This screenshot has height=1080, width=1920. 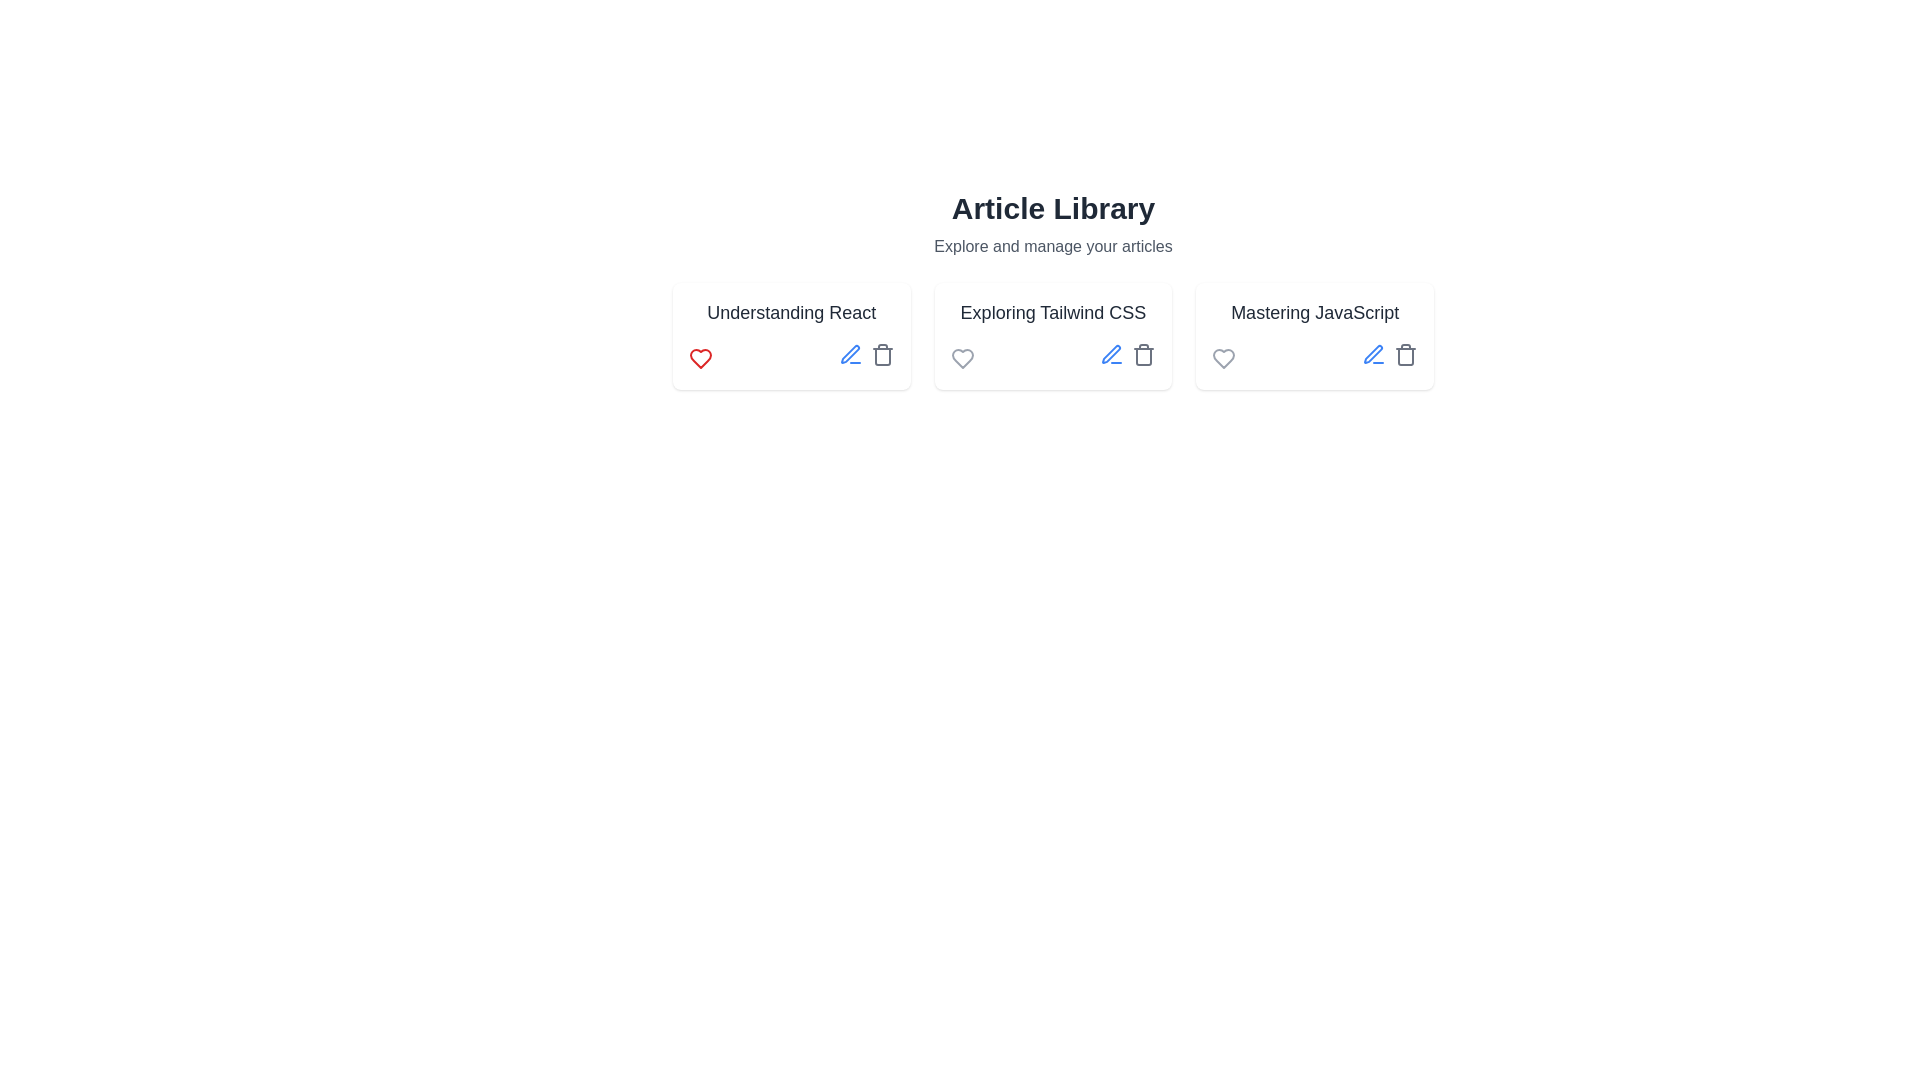 I want to click on the 'favorite' or 'like' button icon located below the 'Understanding React' heading in the first card of the article library layout, so click(x=700, y=357).